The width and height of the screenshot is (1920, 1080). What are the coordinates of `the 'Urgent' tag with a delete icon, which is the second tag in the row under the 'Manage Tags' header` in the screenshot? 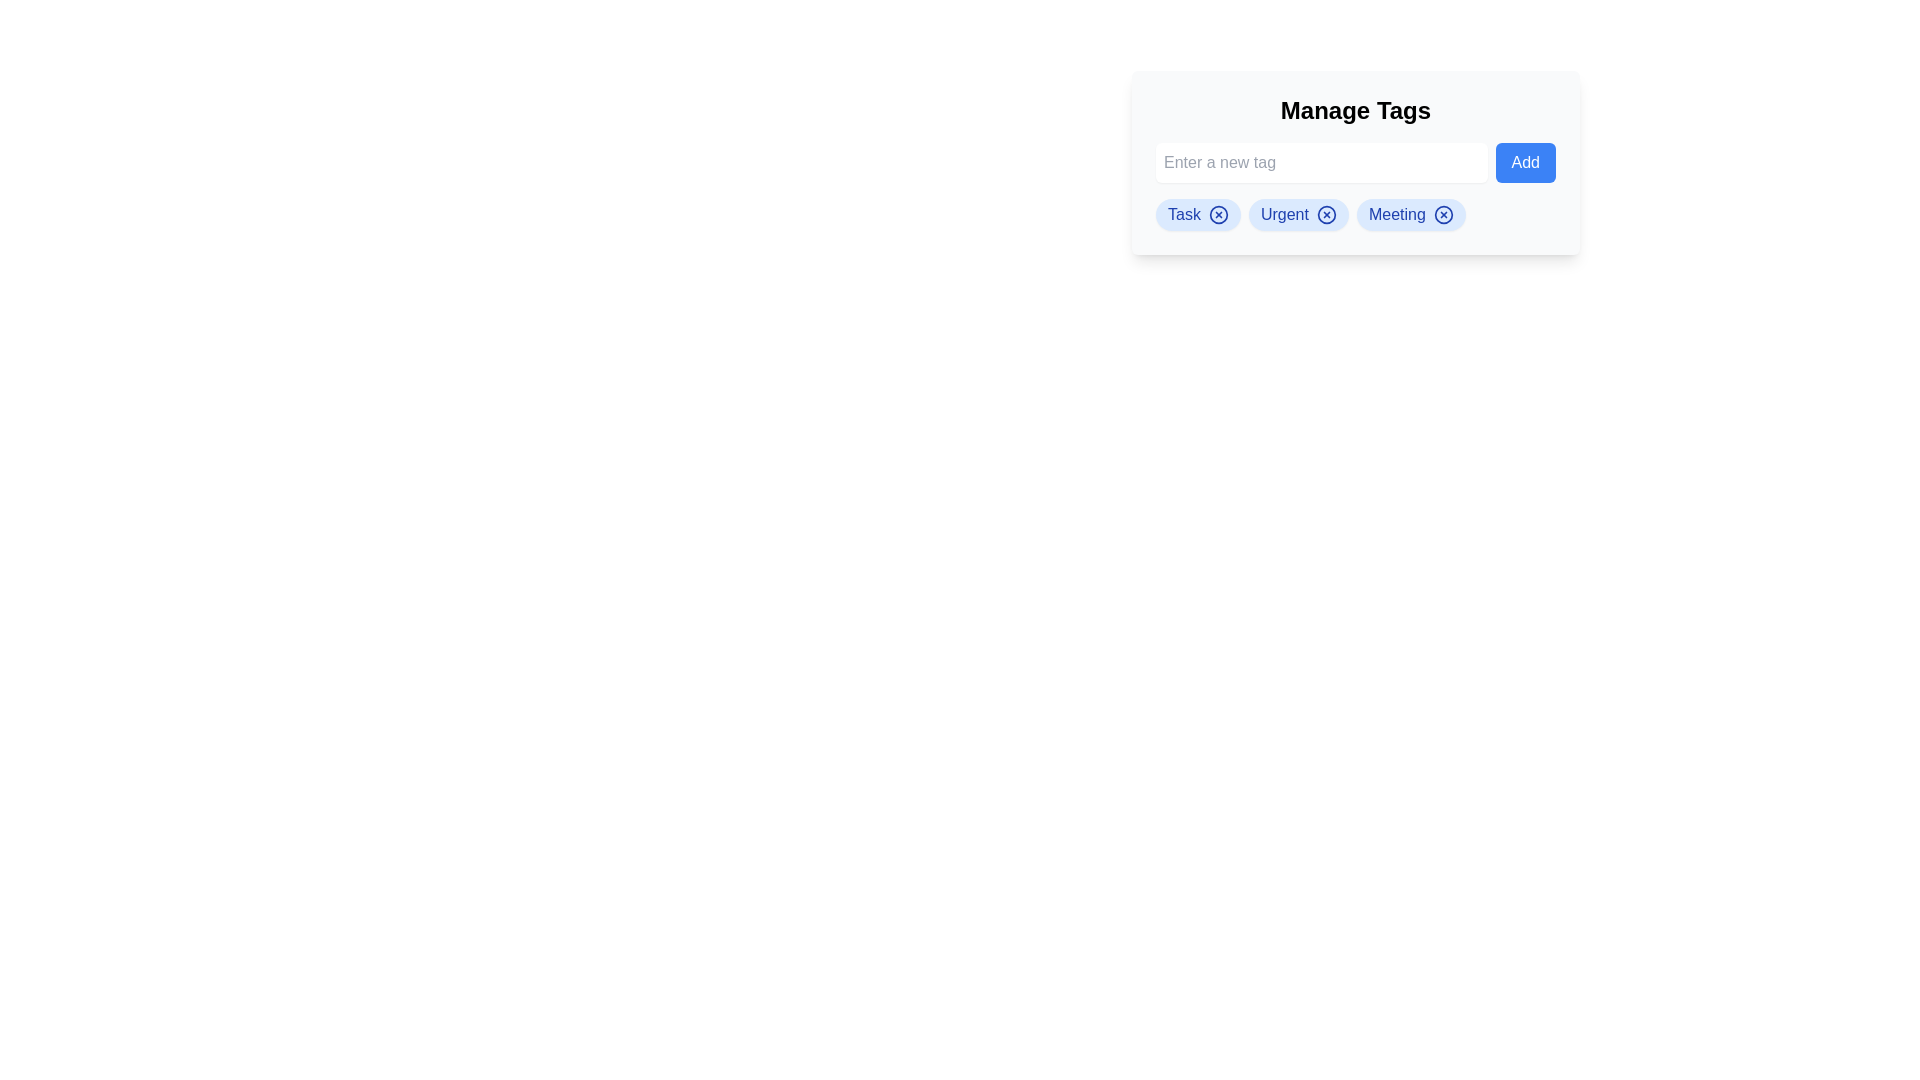 It's located at (1298, 215).